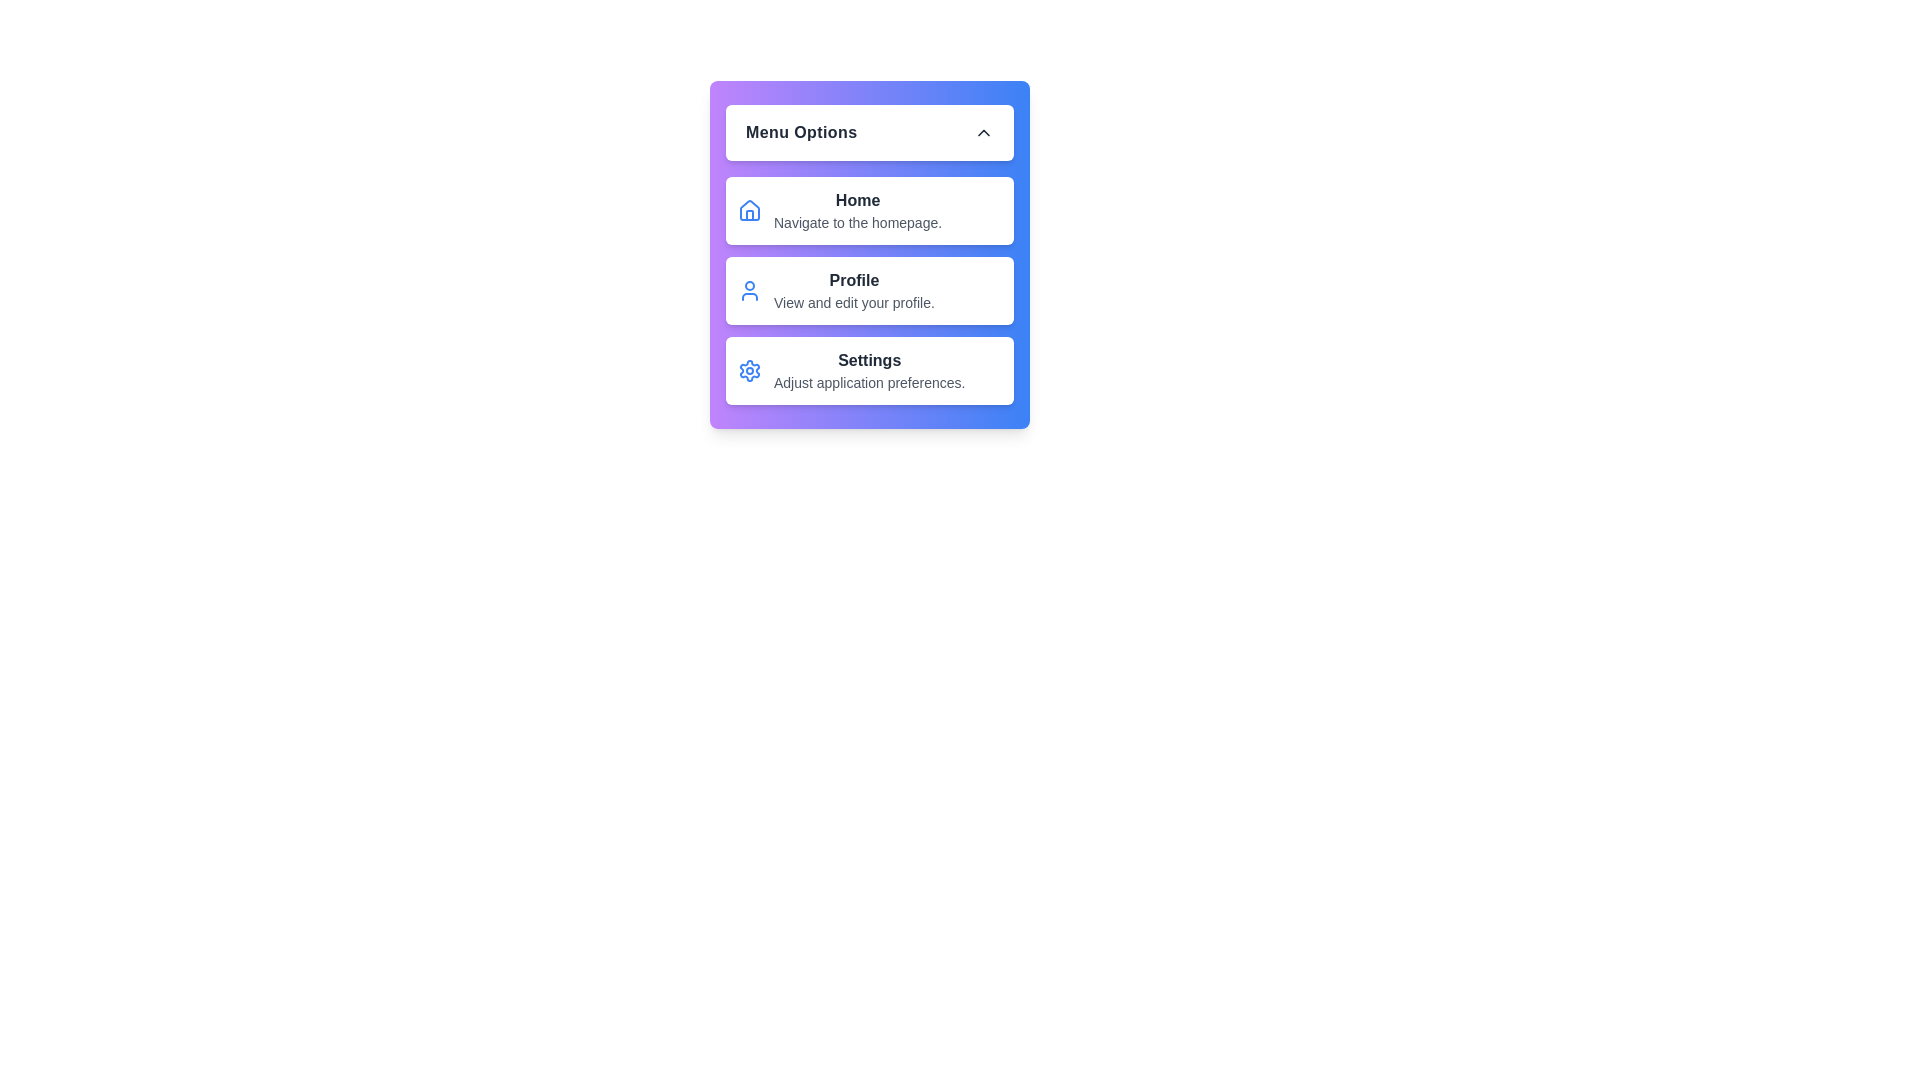 The image size is (1920, 1080). What do you see at coordinates (869, 211) in the screenshot?
I see `the menu item labeled Home to trigger its action` at bounding box center [869, 211].